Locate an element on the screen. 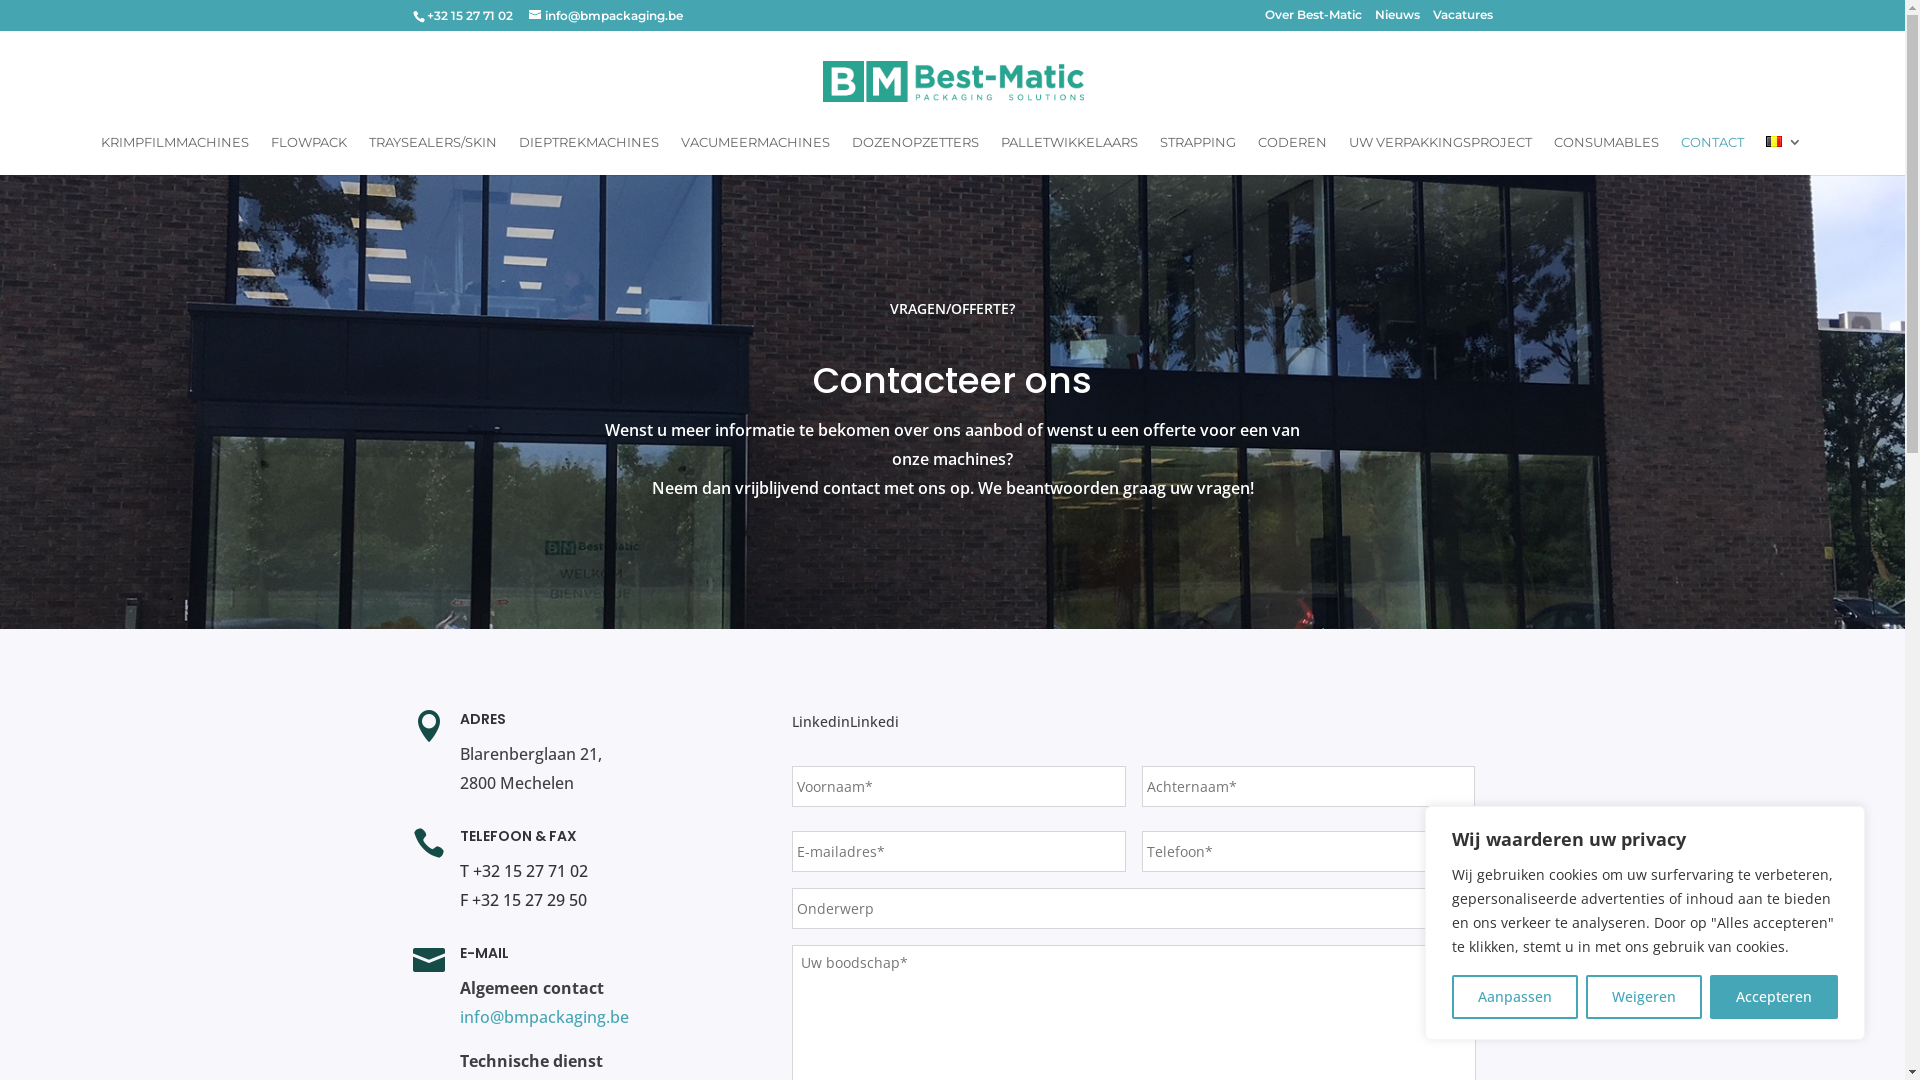 The height and width of the screenshot is (1080, 1920). 'CODEREN' is located at coordinates (1256, 153).